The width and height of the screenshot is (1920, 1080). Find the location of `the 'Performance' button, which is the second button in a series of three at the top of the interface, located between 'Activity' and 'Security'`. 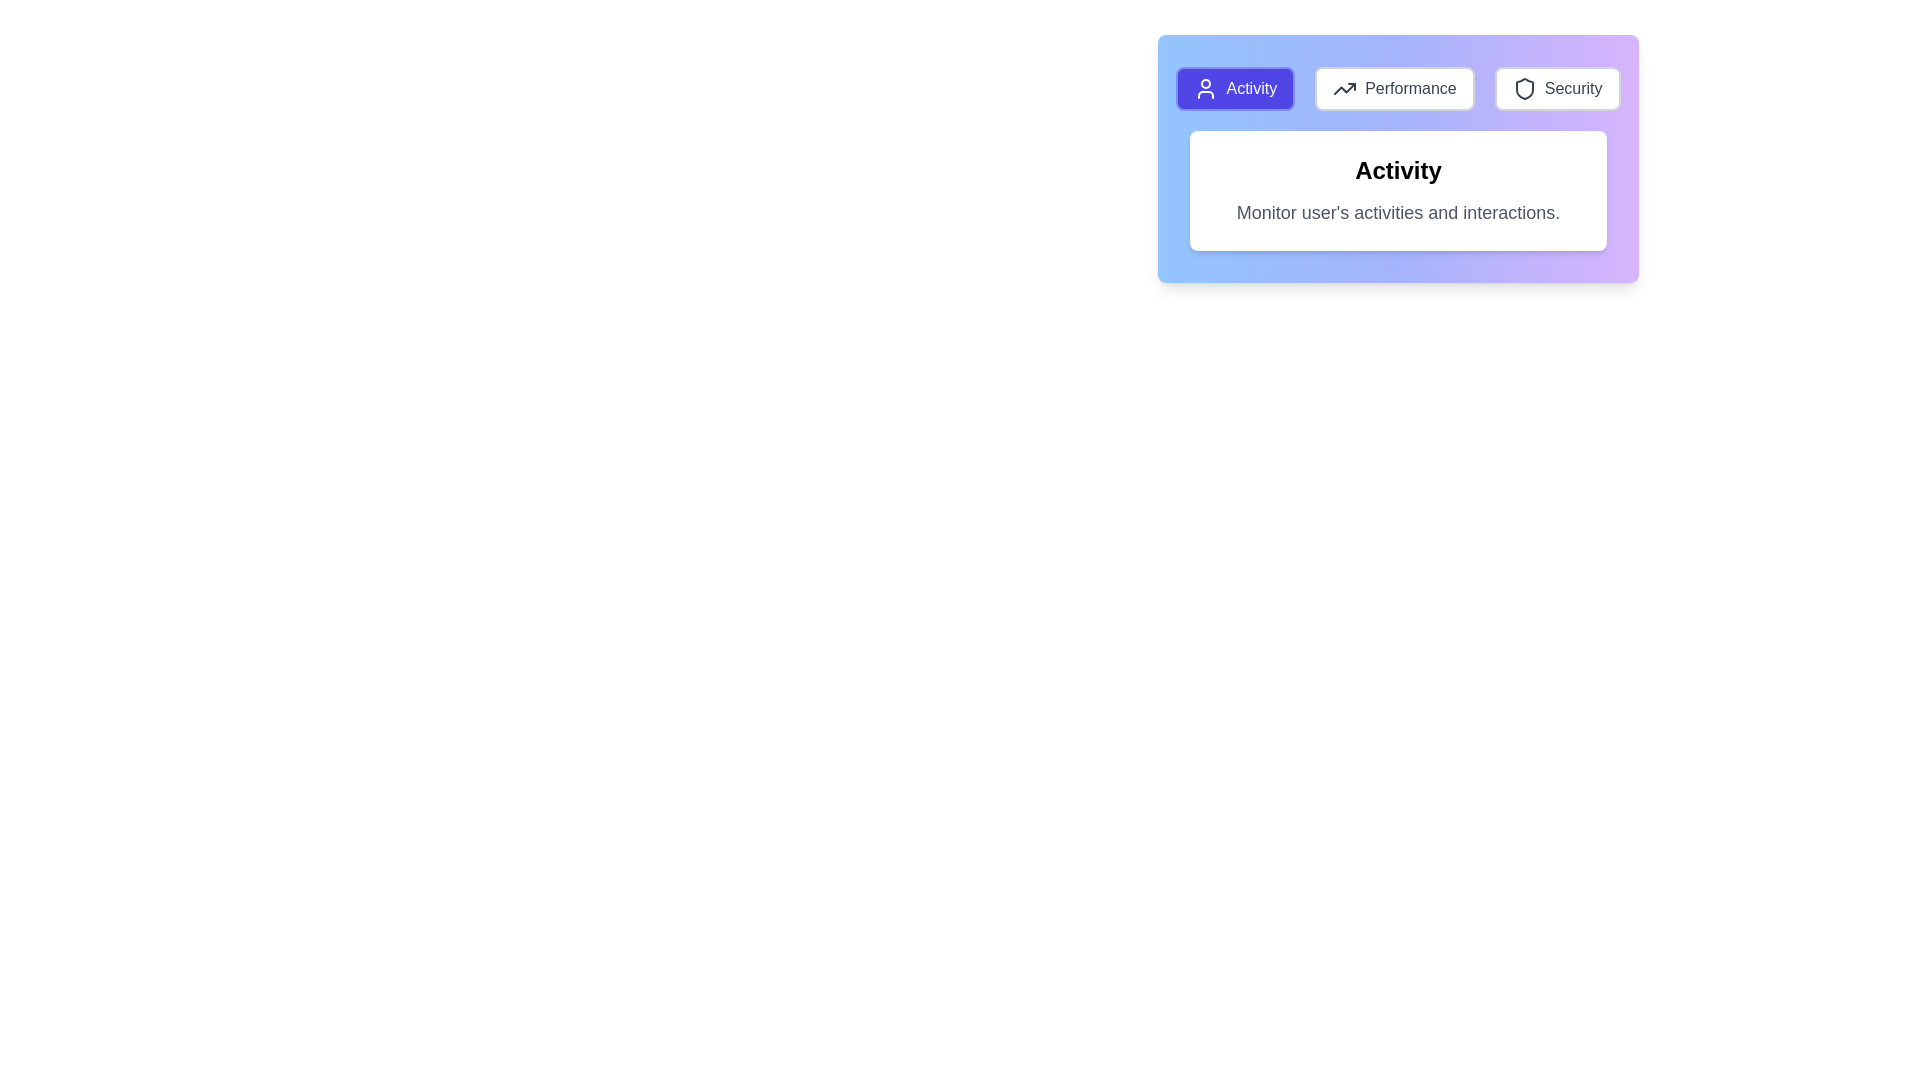

the 'Performance' button, which is the second button in a series of three at the top of the interface, located between 'Activity' and 'Security' is located at coordinates (1393, 87).